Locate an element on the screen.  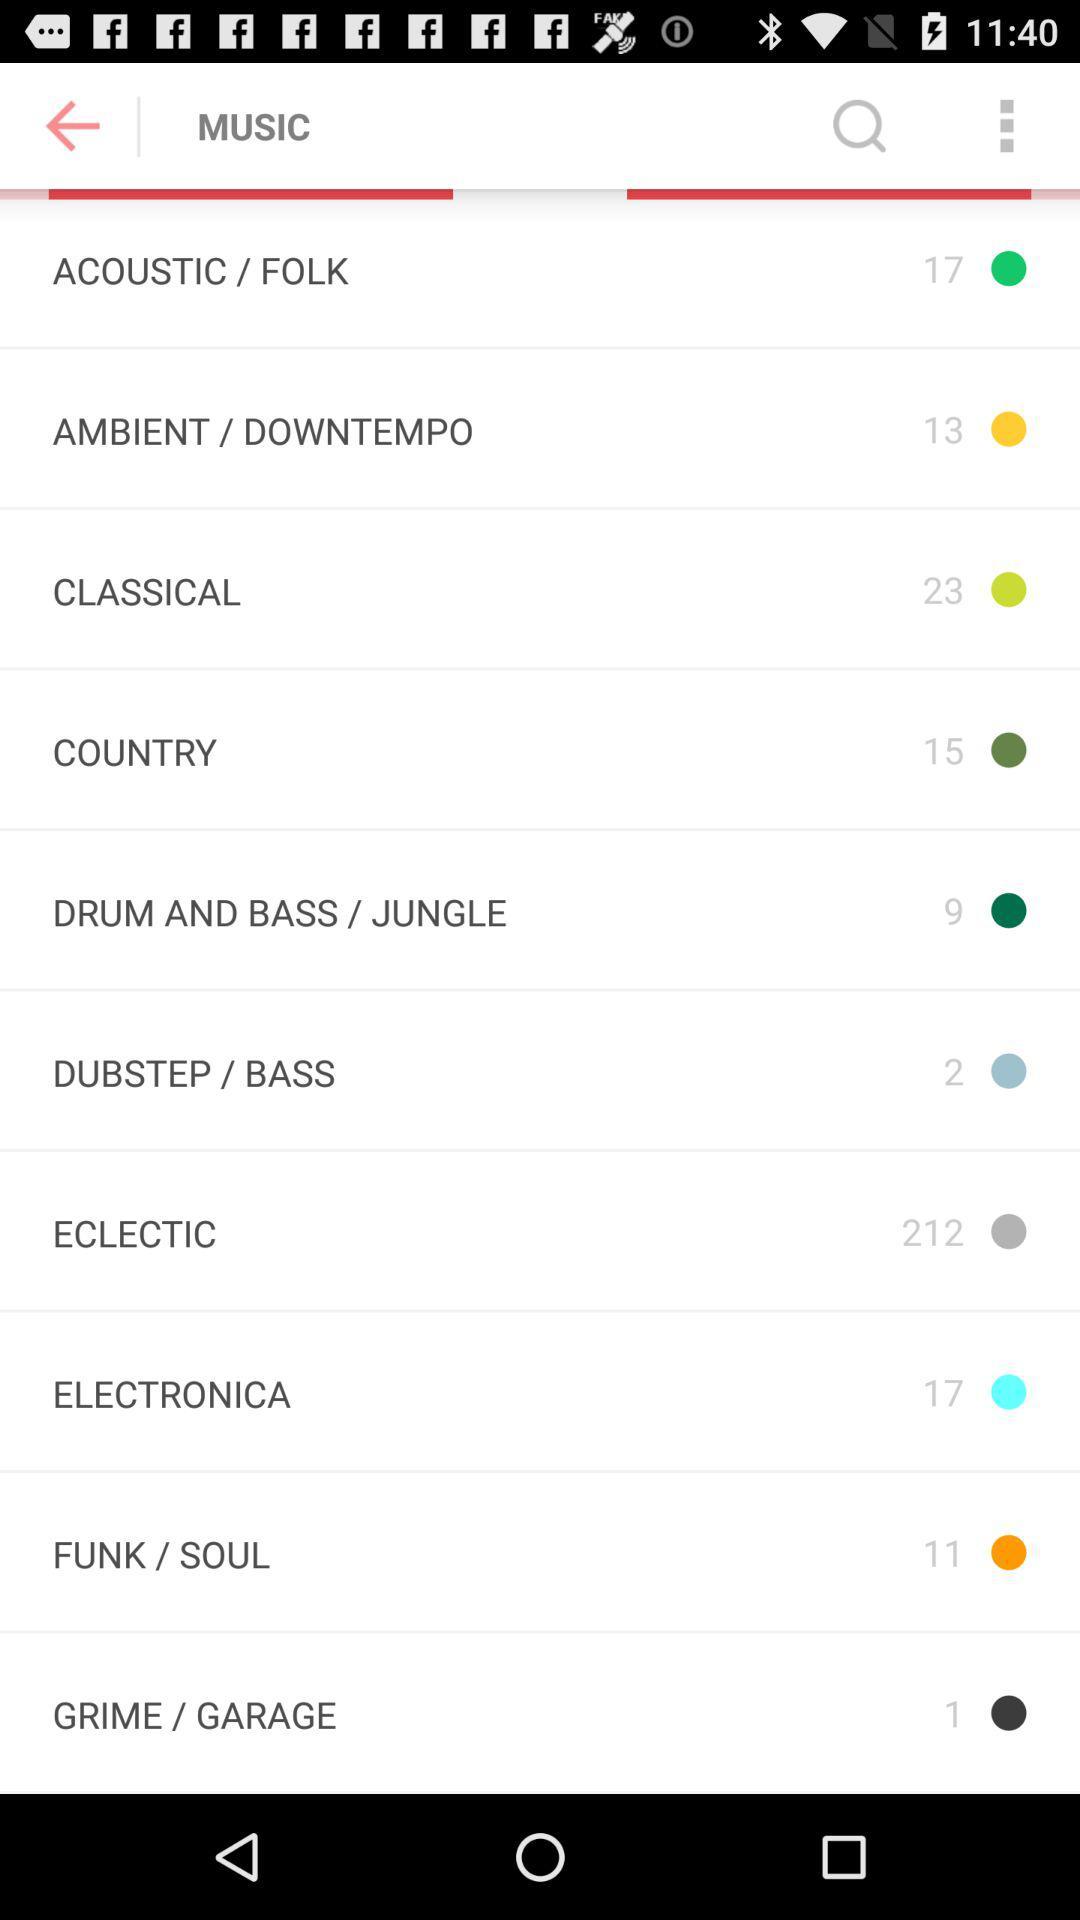
the icon next to 15 item is located at coordinates (134, 748).